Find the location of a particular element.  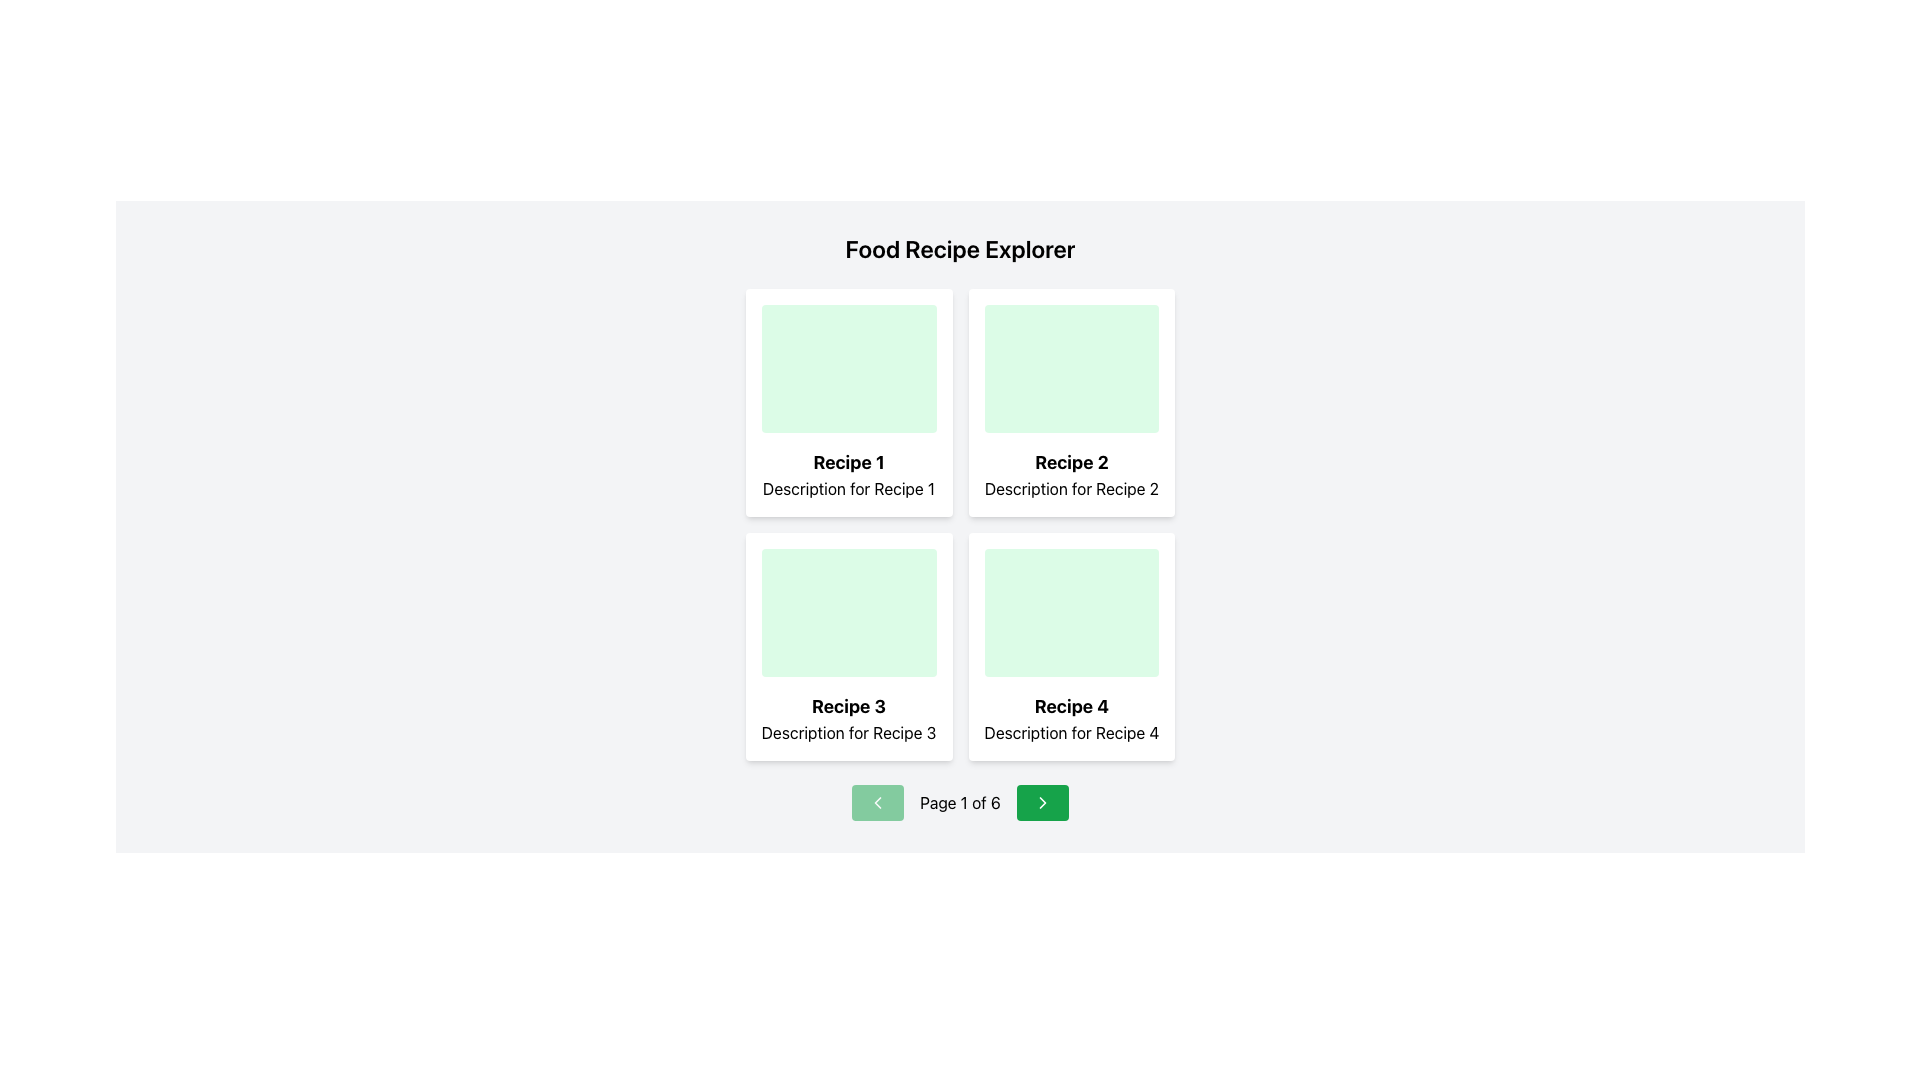

the information Label located at the bottom-center of the visible content, which indicates the current page in the paginated sequence is located at coordinates (960, 801).